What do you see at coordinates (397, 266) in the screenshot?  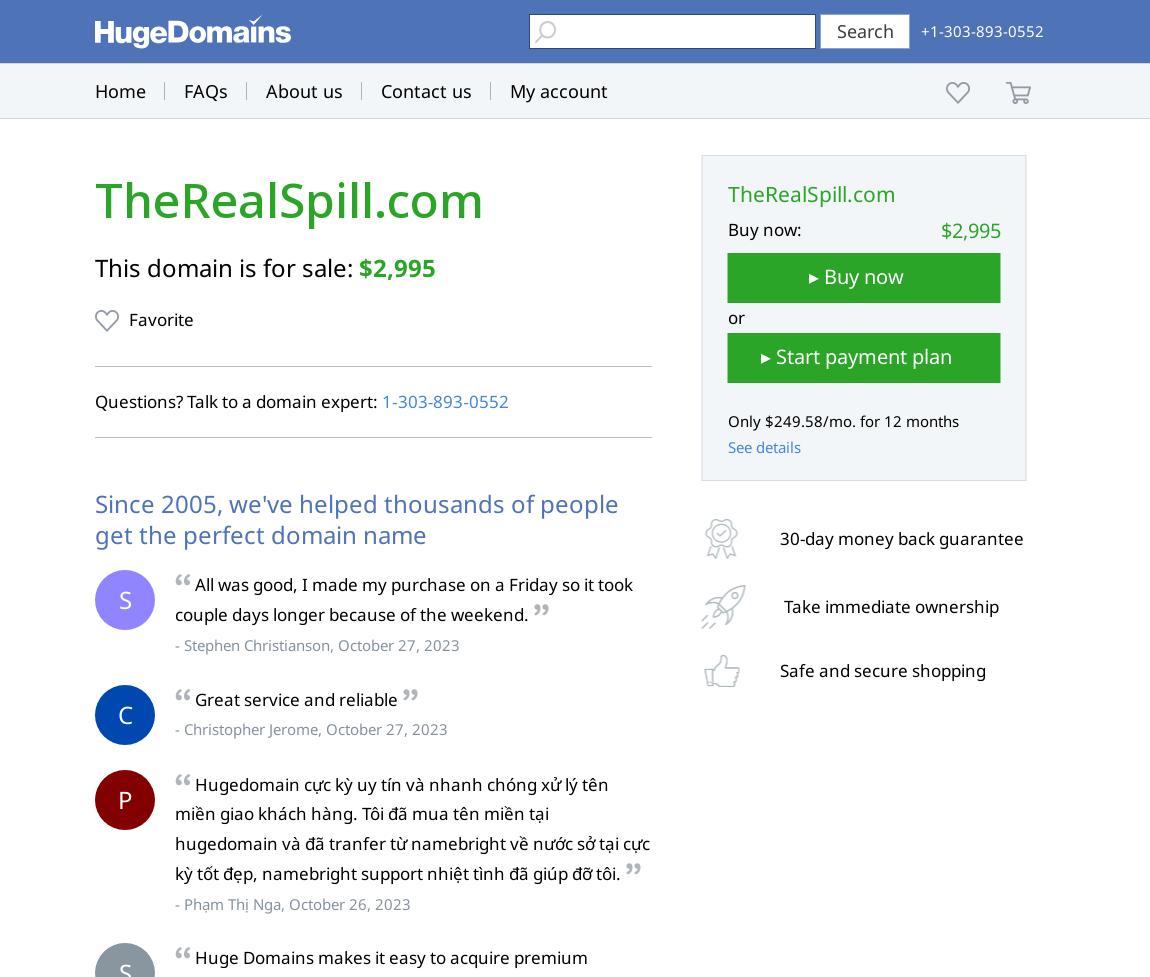 I see `'$2,995'` at bounding box center [397, 266].